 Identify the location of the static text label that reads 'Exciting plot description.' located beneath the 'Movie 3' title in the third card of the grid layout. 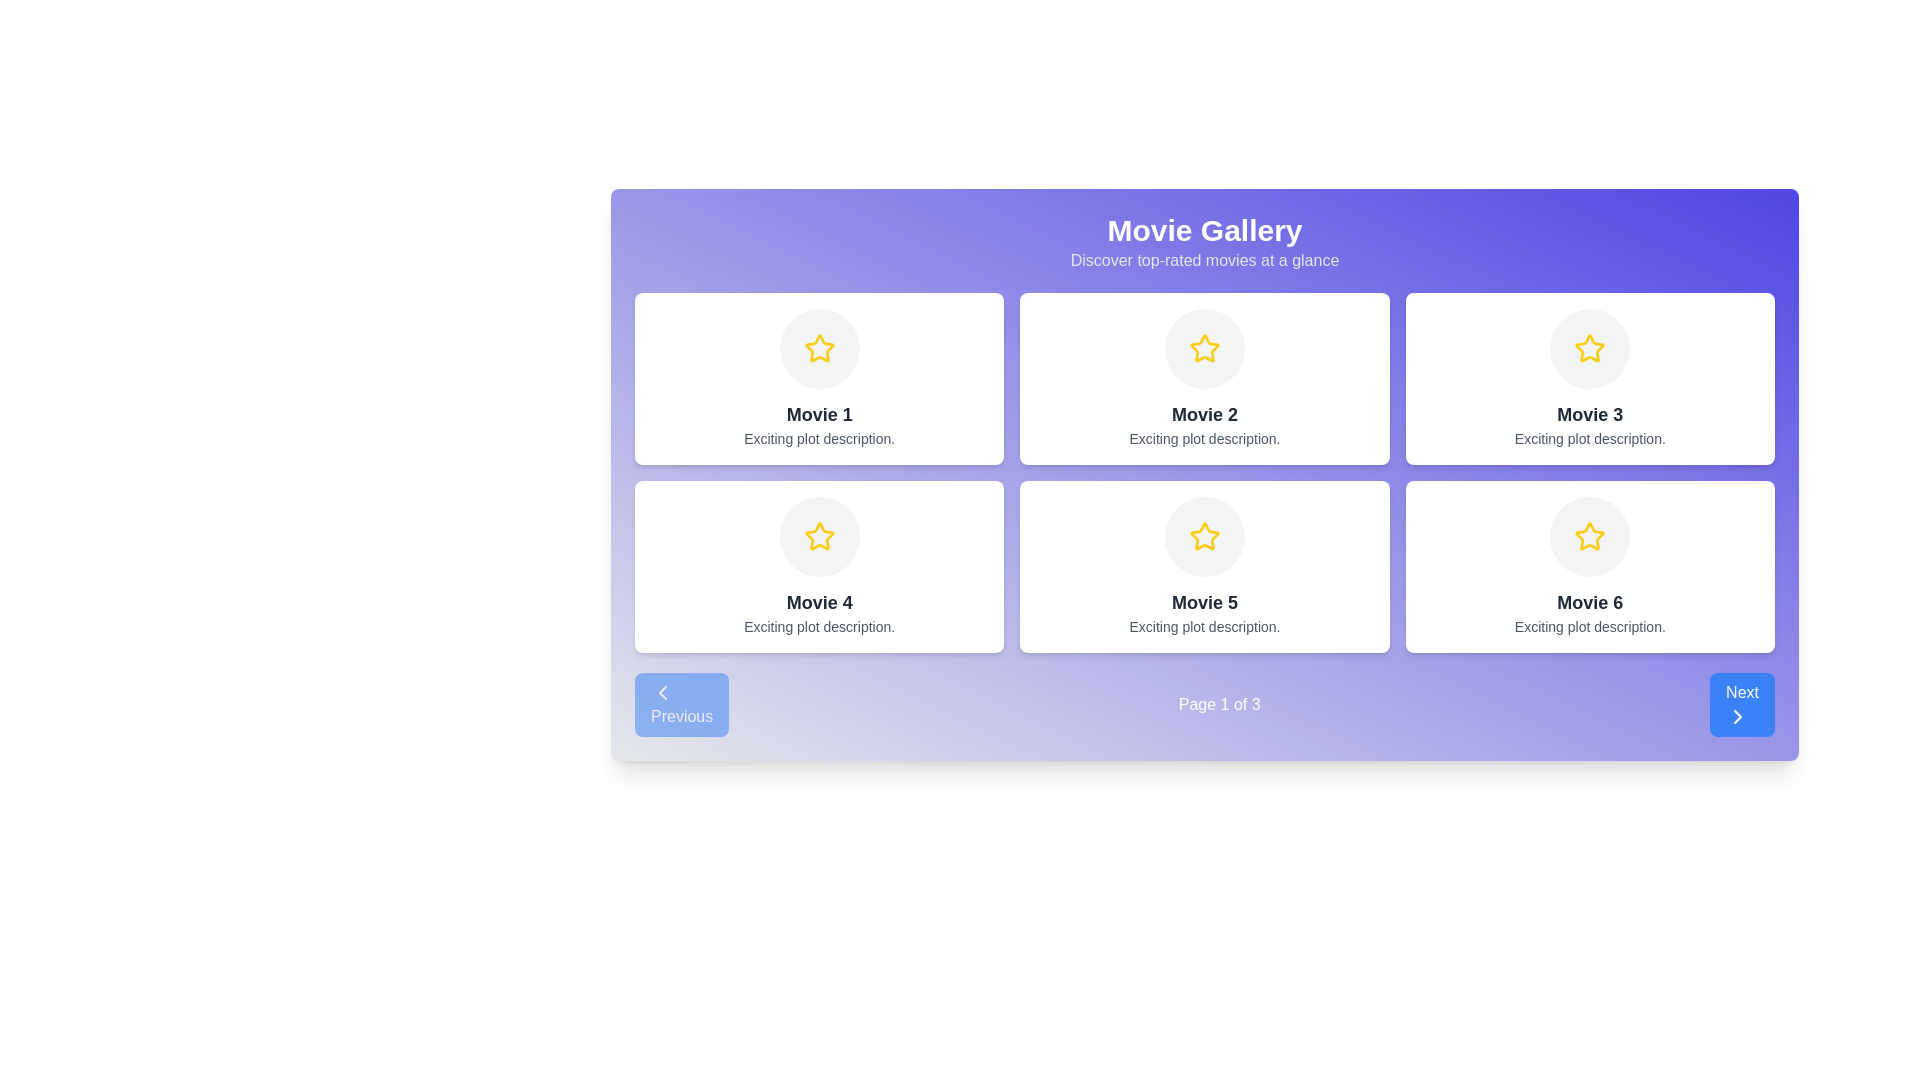
(1589, 438).